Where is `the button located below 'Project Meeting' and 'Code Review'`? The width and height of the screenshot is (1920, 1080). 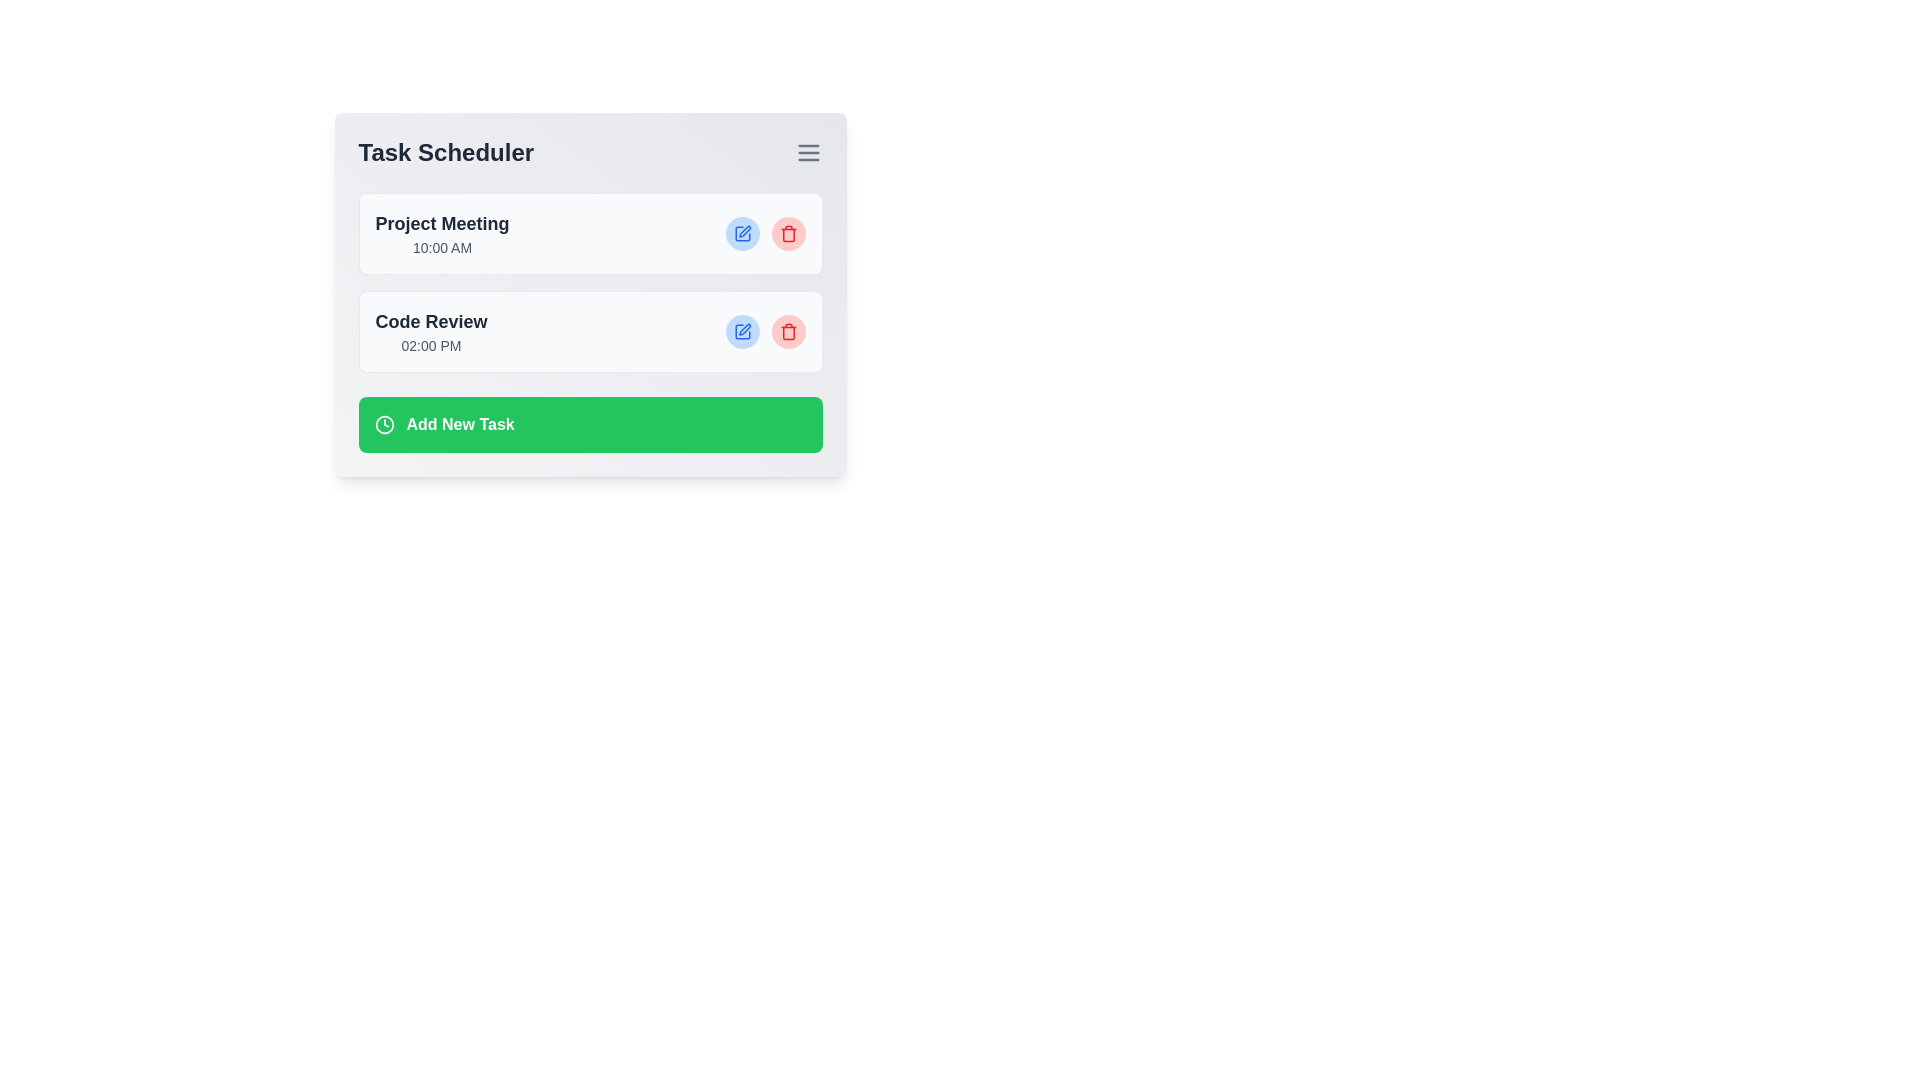 the button located below 'Project Meeting' and 'Code Review' is located at coordinates (589, 423).